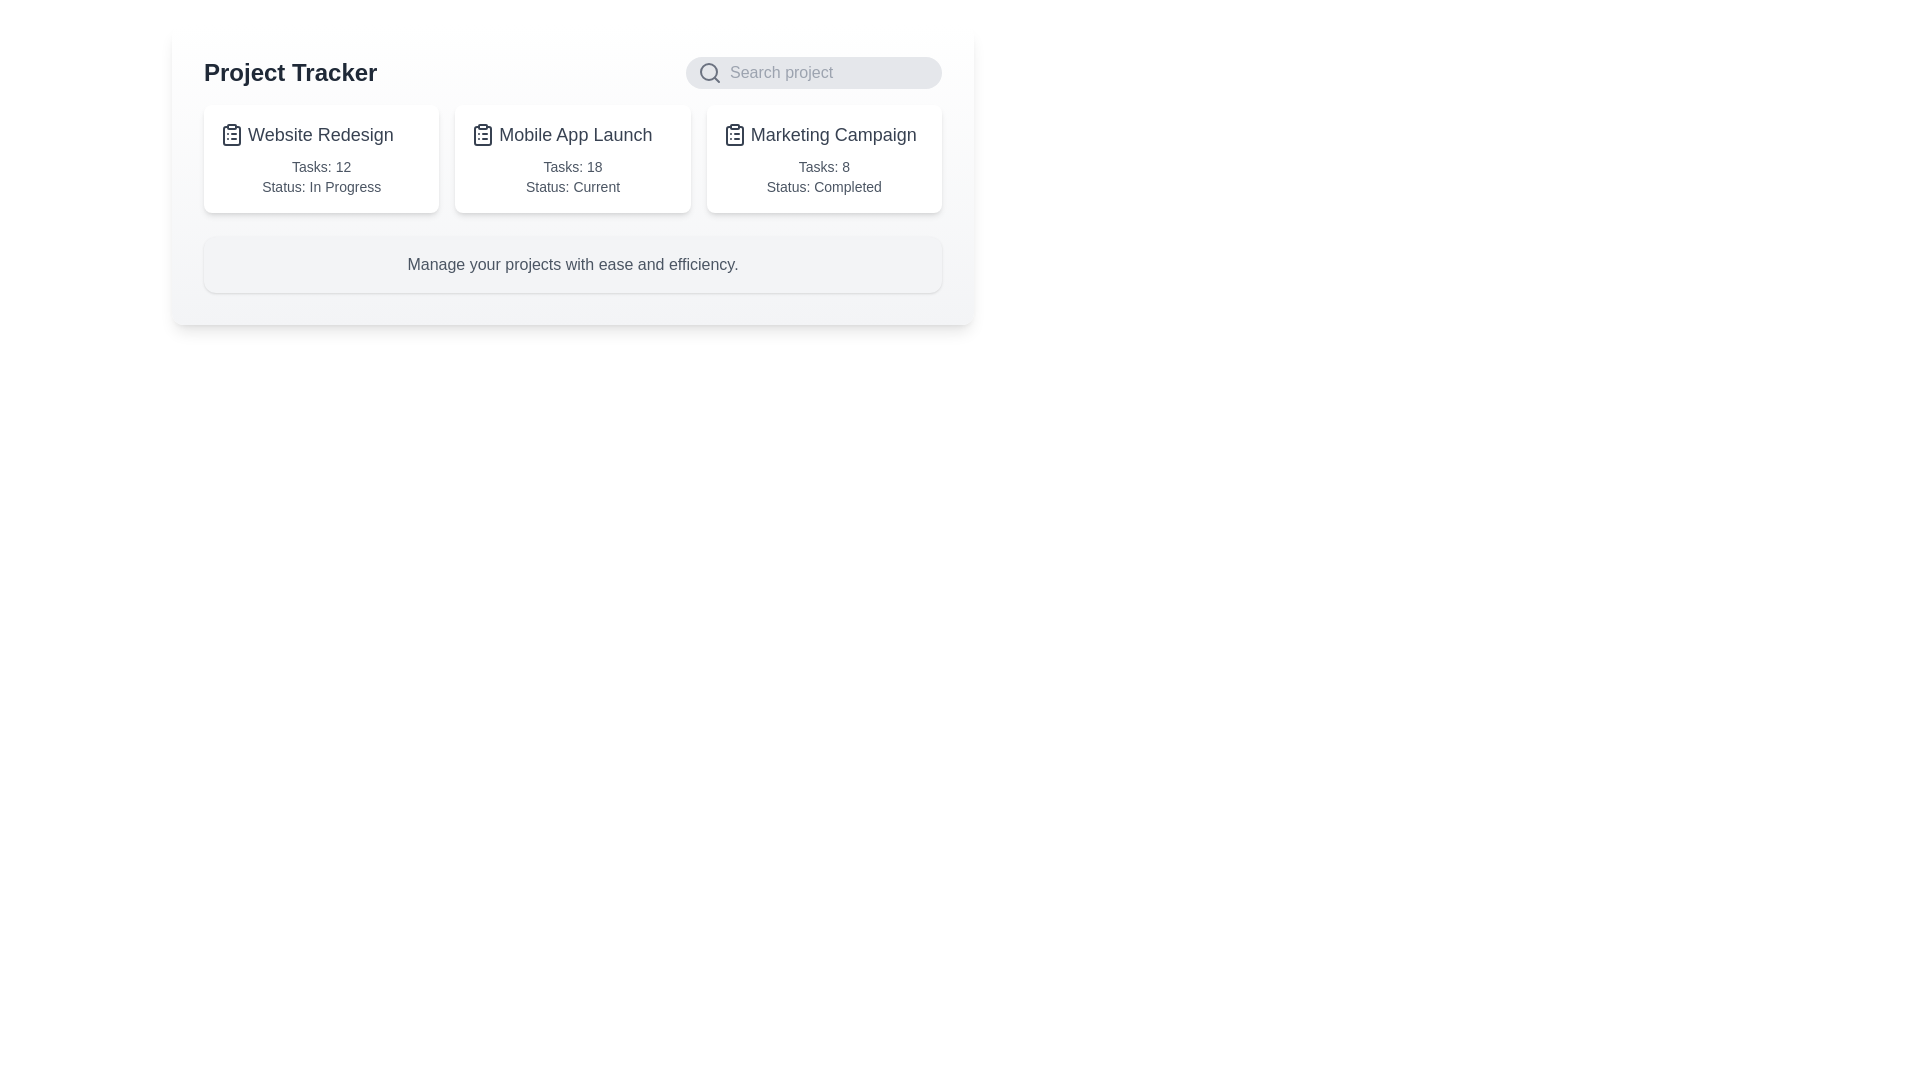  I want to click on the card styled component with the title 'Mobile App Launch', which has a white background and rounded corners, positioned in the second place among three horizontally aligned cards, so click(571, 157).